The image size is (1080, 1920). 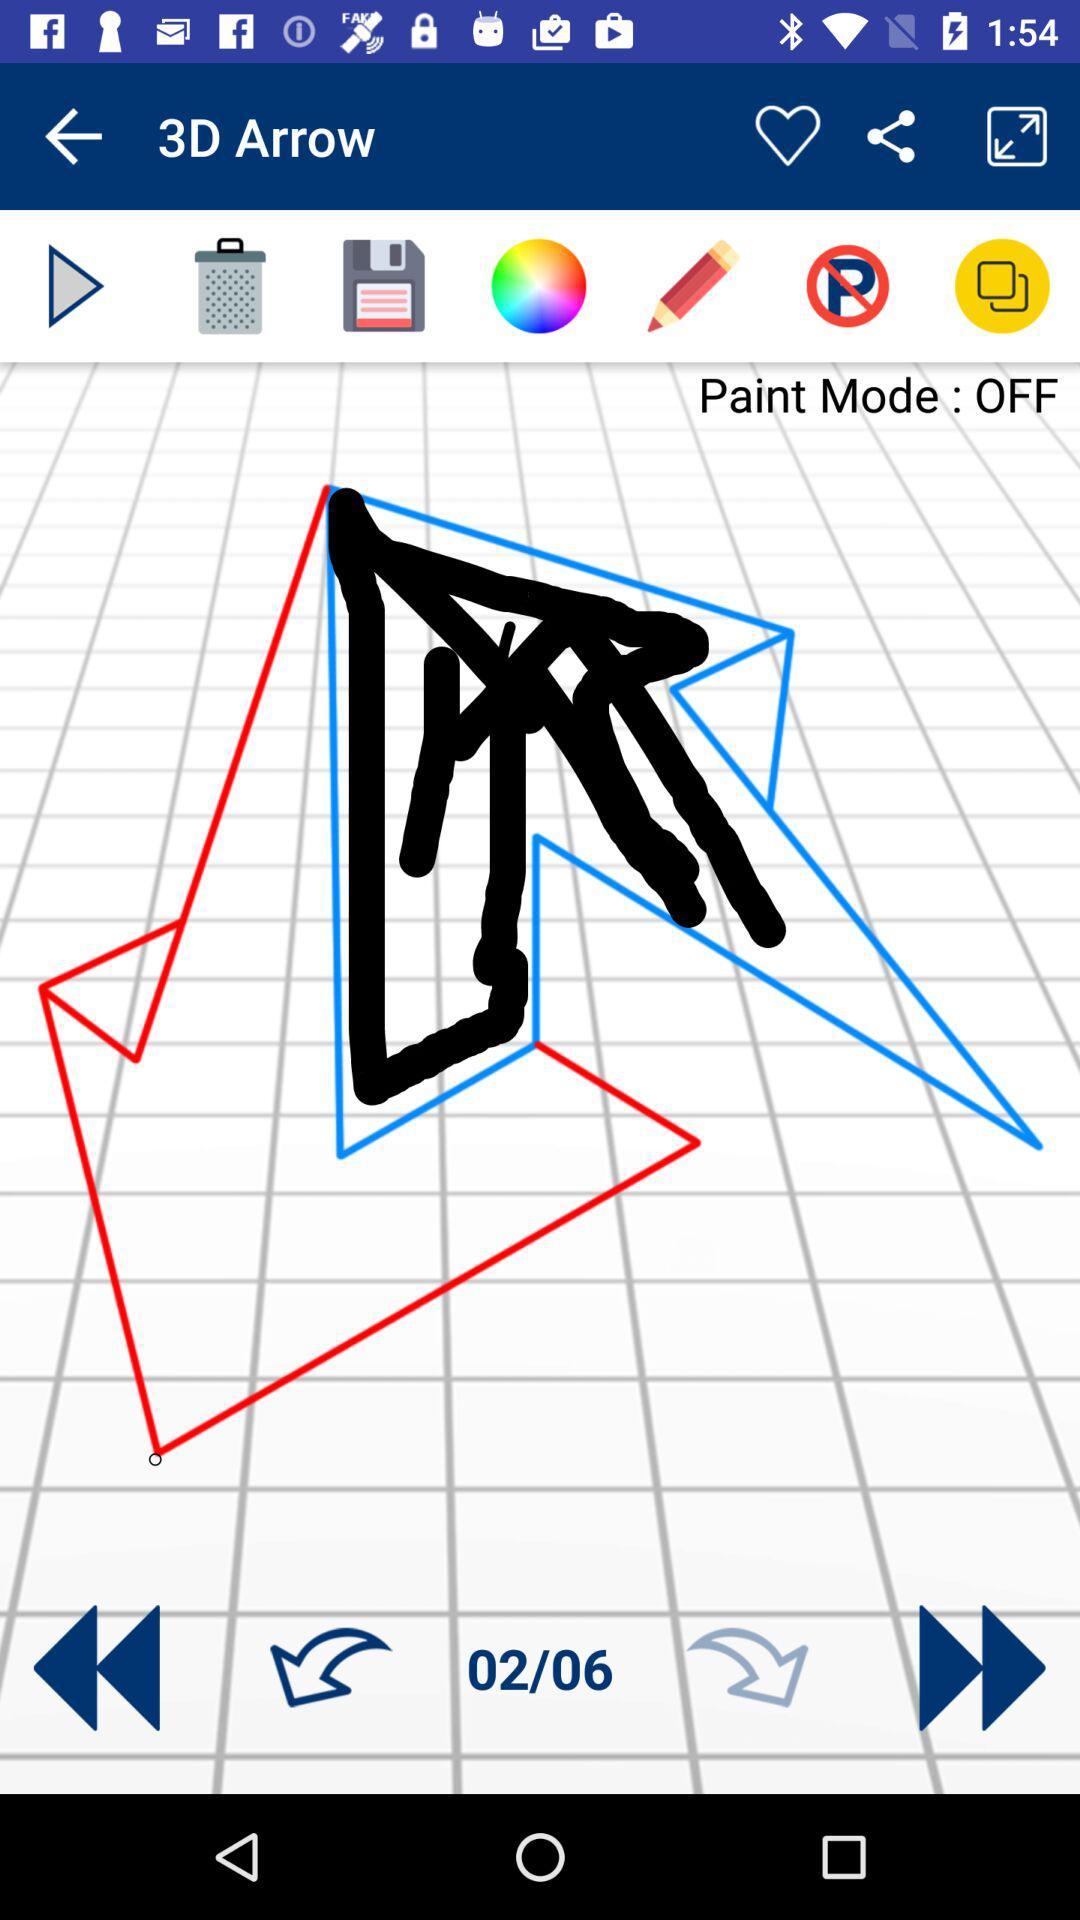 What do you see at coordinates (75, 285) in the screenshot?
I see `play` at bounding box center [75, 285].